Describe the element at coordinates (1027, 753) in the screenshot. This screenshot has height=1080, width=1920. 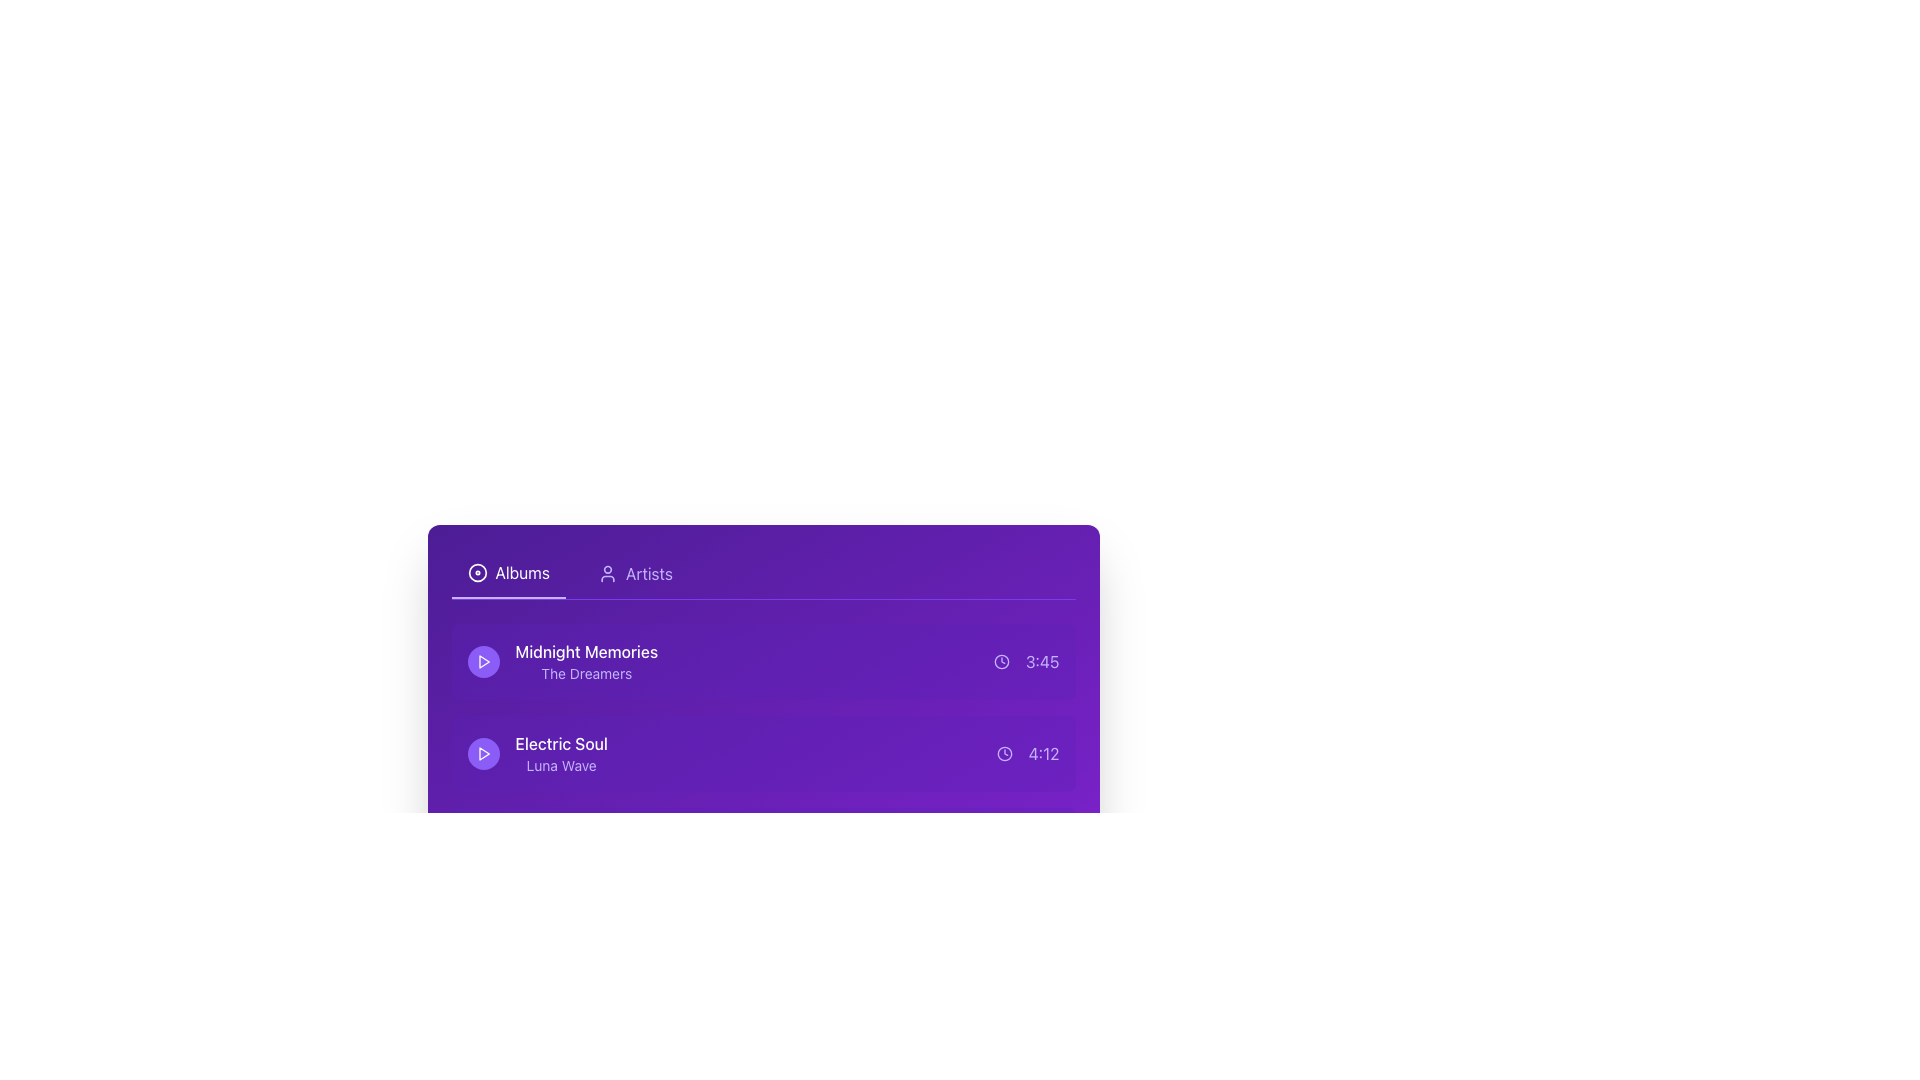
I see `the label with an accompanying icon indicating the duration of the second song entry in the vertical list` at that location.